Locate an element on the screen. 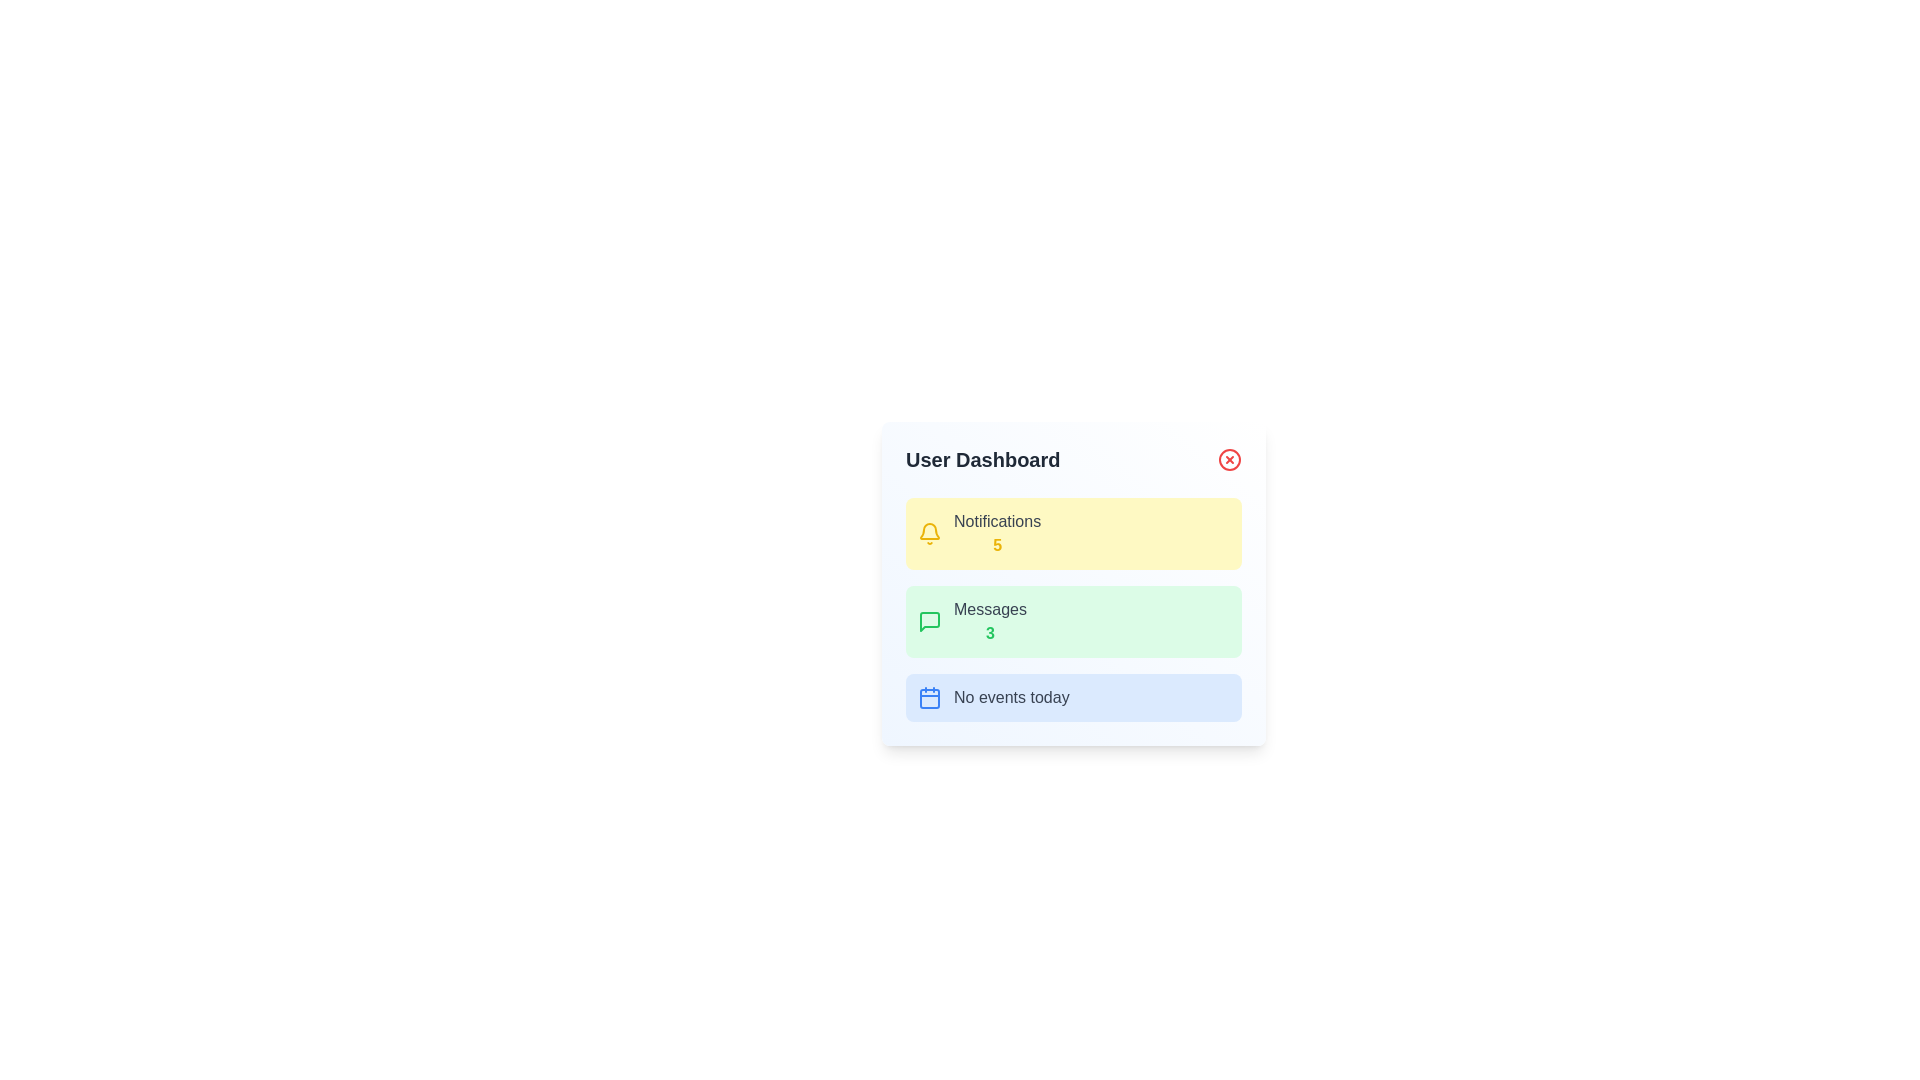 This screenshot has width=1920, height=1080. the text element displaying the count of messages, which shows the number '3' and is located within the green box labeled 'Messages' is located at coordinates (990, 633).